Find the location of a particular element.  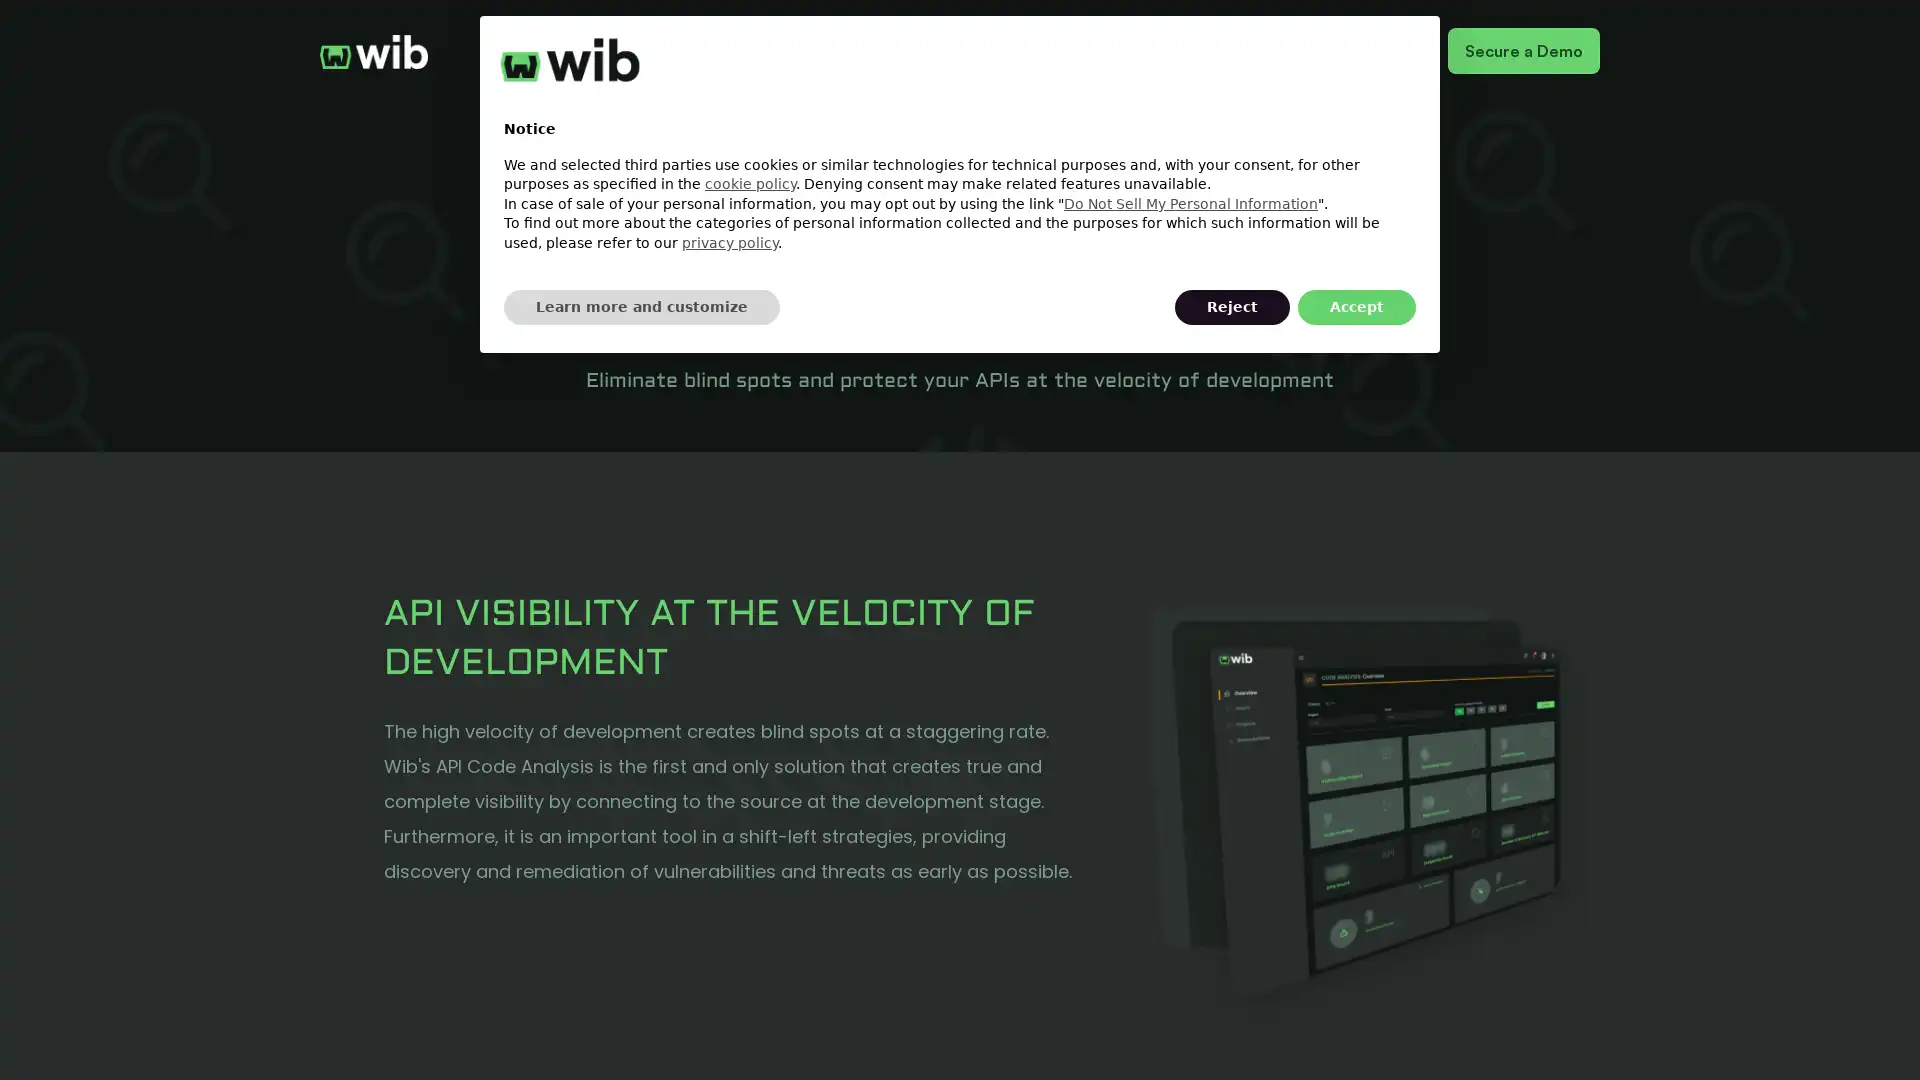

Accept is located at coordinates (1357, 307).